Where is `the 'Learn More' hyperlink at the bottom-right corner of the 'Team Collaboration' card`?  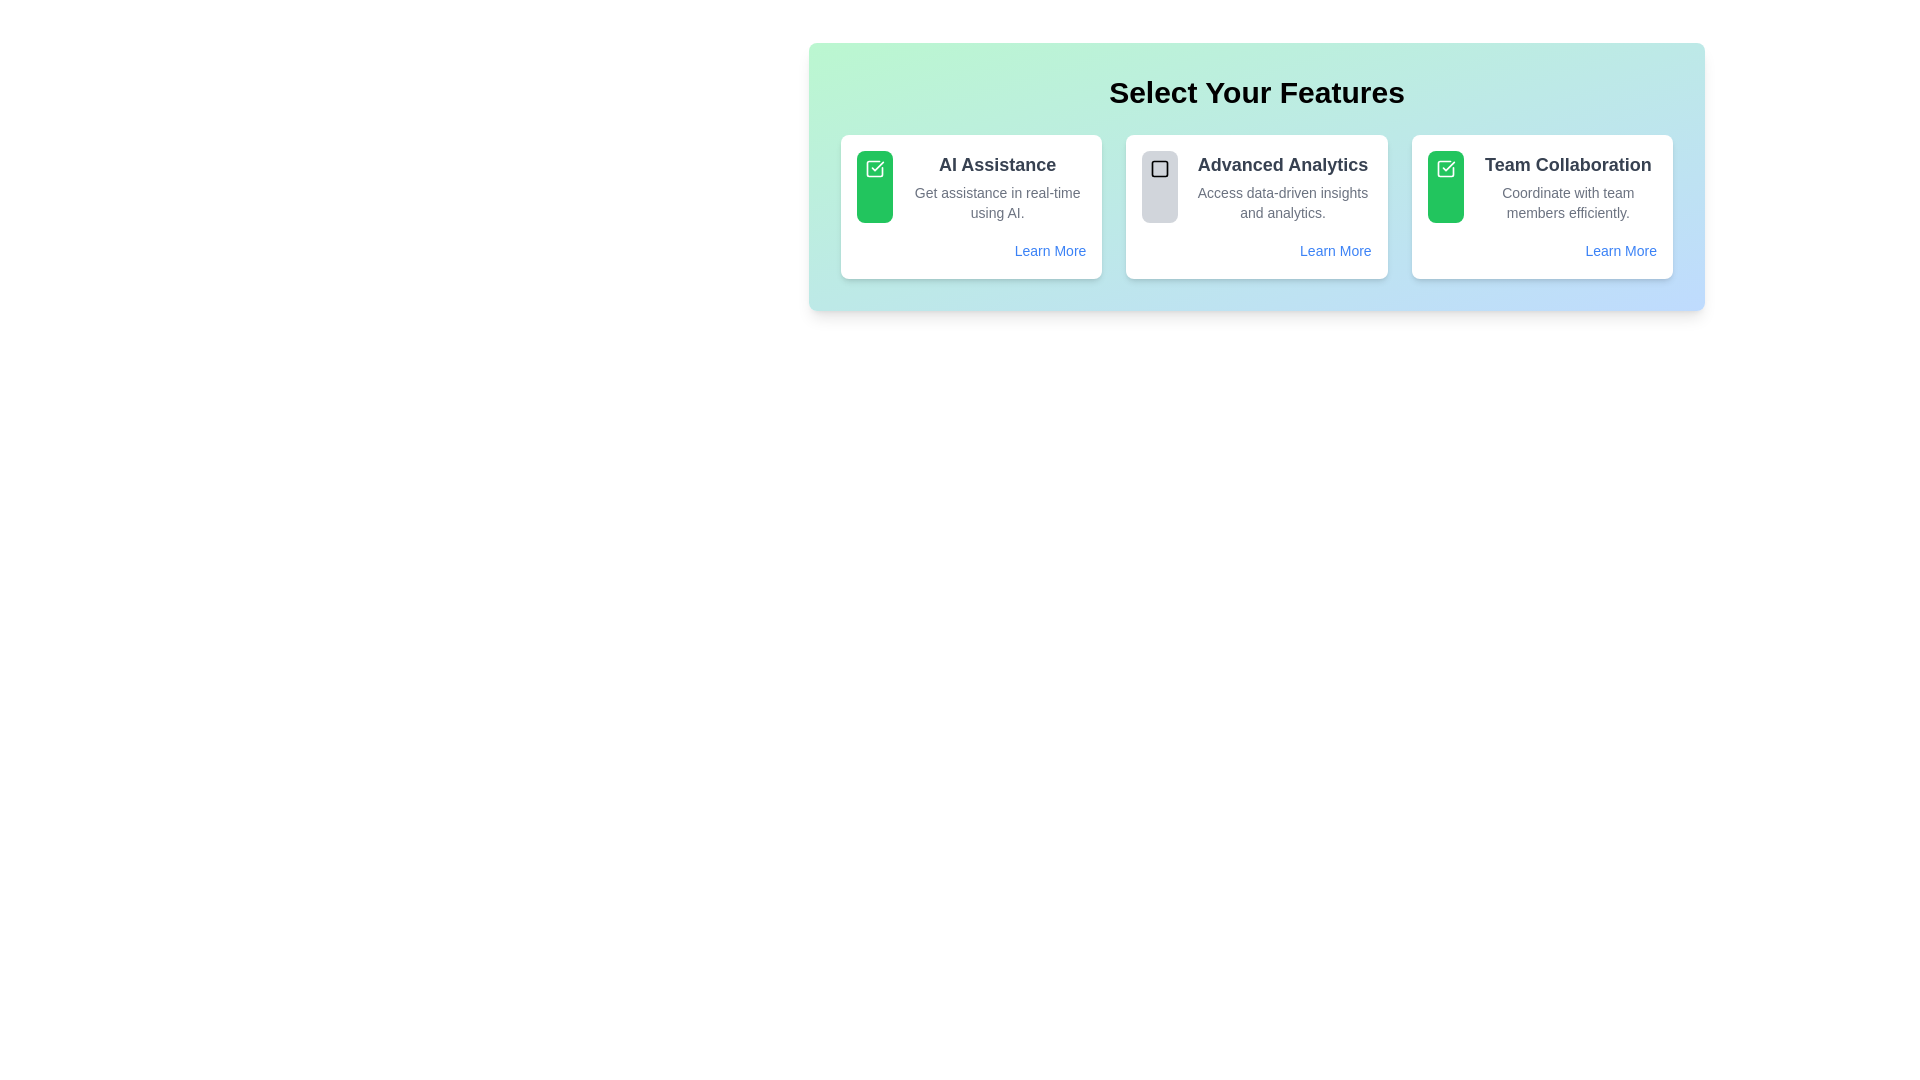 the 'Learn More' hyperlink at the bottom-right corner of the 'Team Collaboration' card is located at coordinates (1541, 249).